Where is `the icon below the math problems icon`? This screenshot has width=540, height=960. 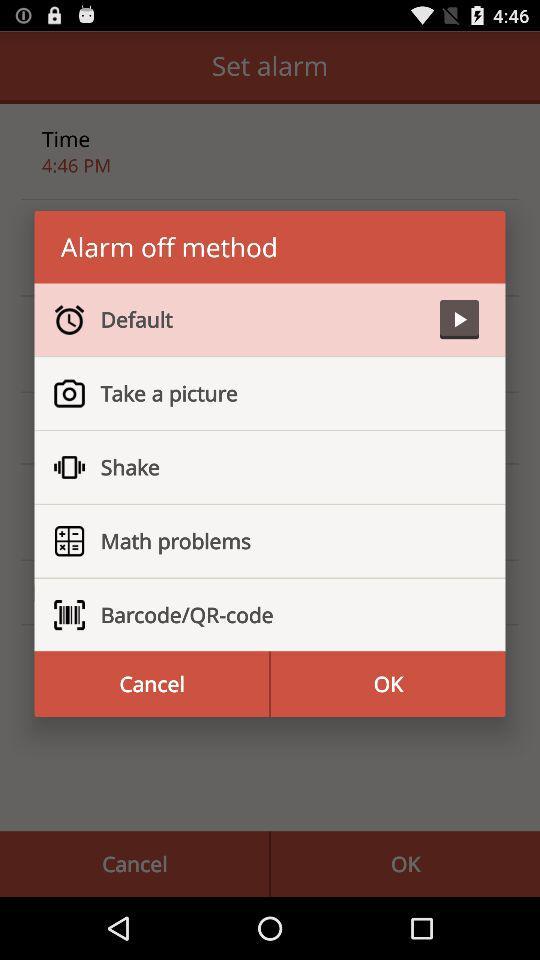 the icon below the math problems icon is located at coordinates (280, 614).